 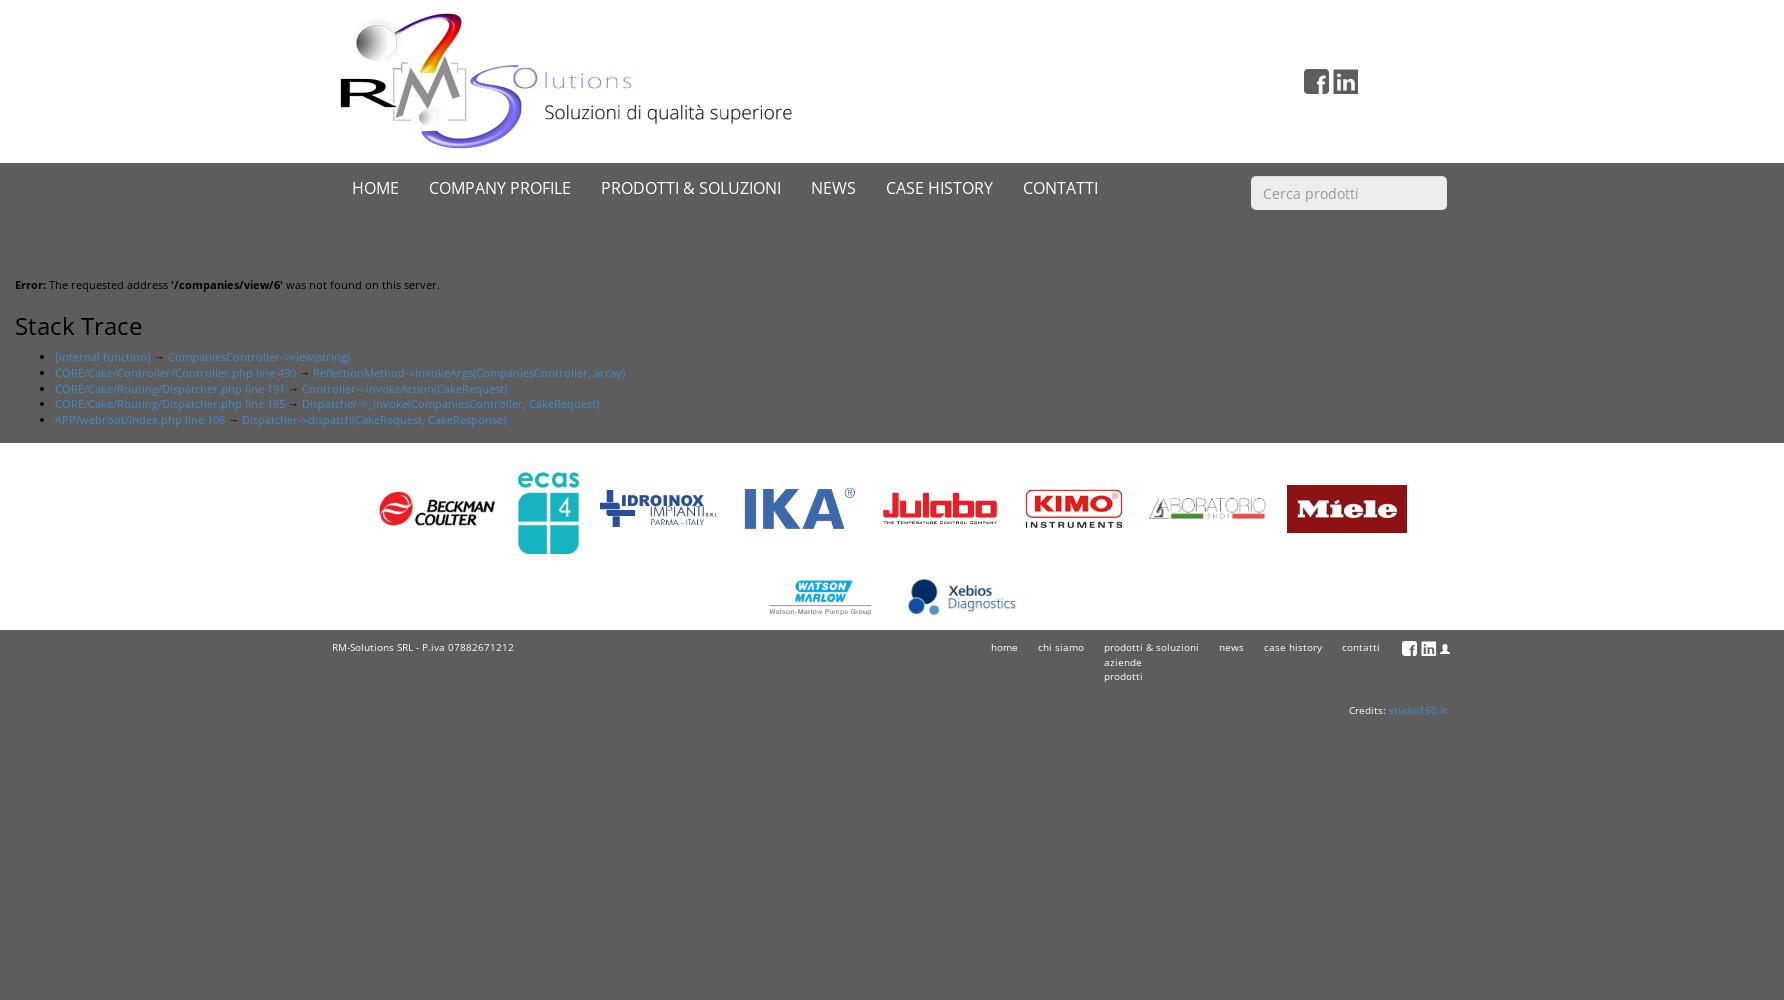 What do you see at coordinates (1219, 647) in the screenshot?
I see `'news'` at bounding box center [1219, 647].